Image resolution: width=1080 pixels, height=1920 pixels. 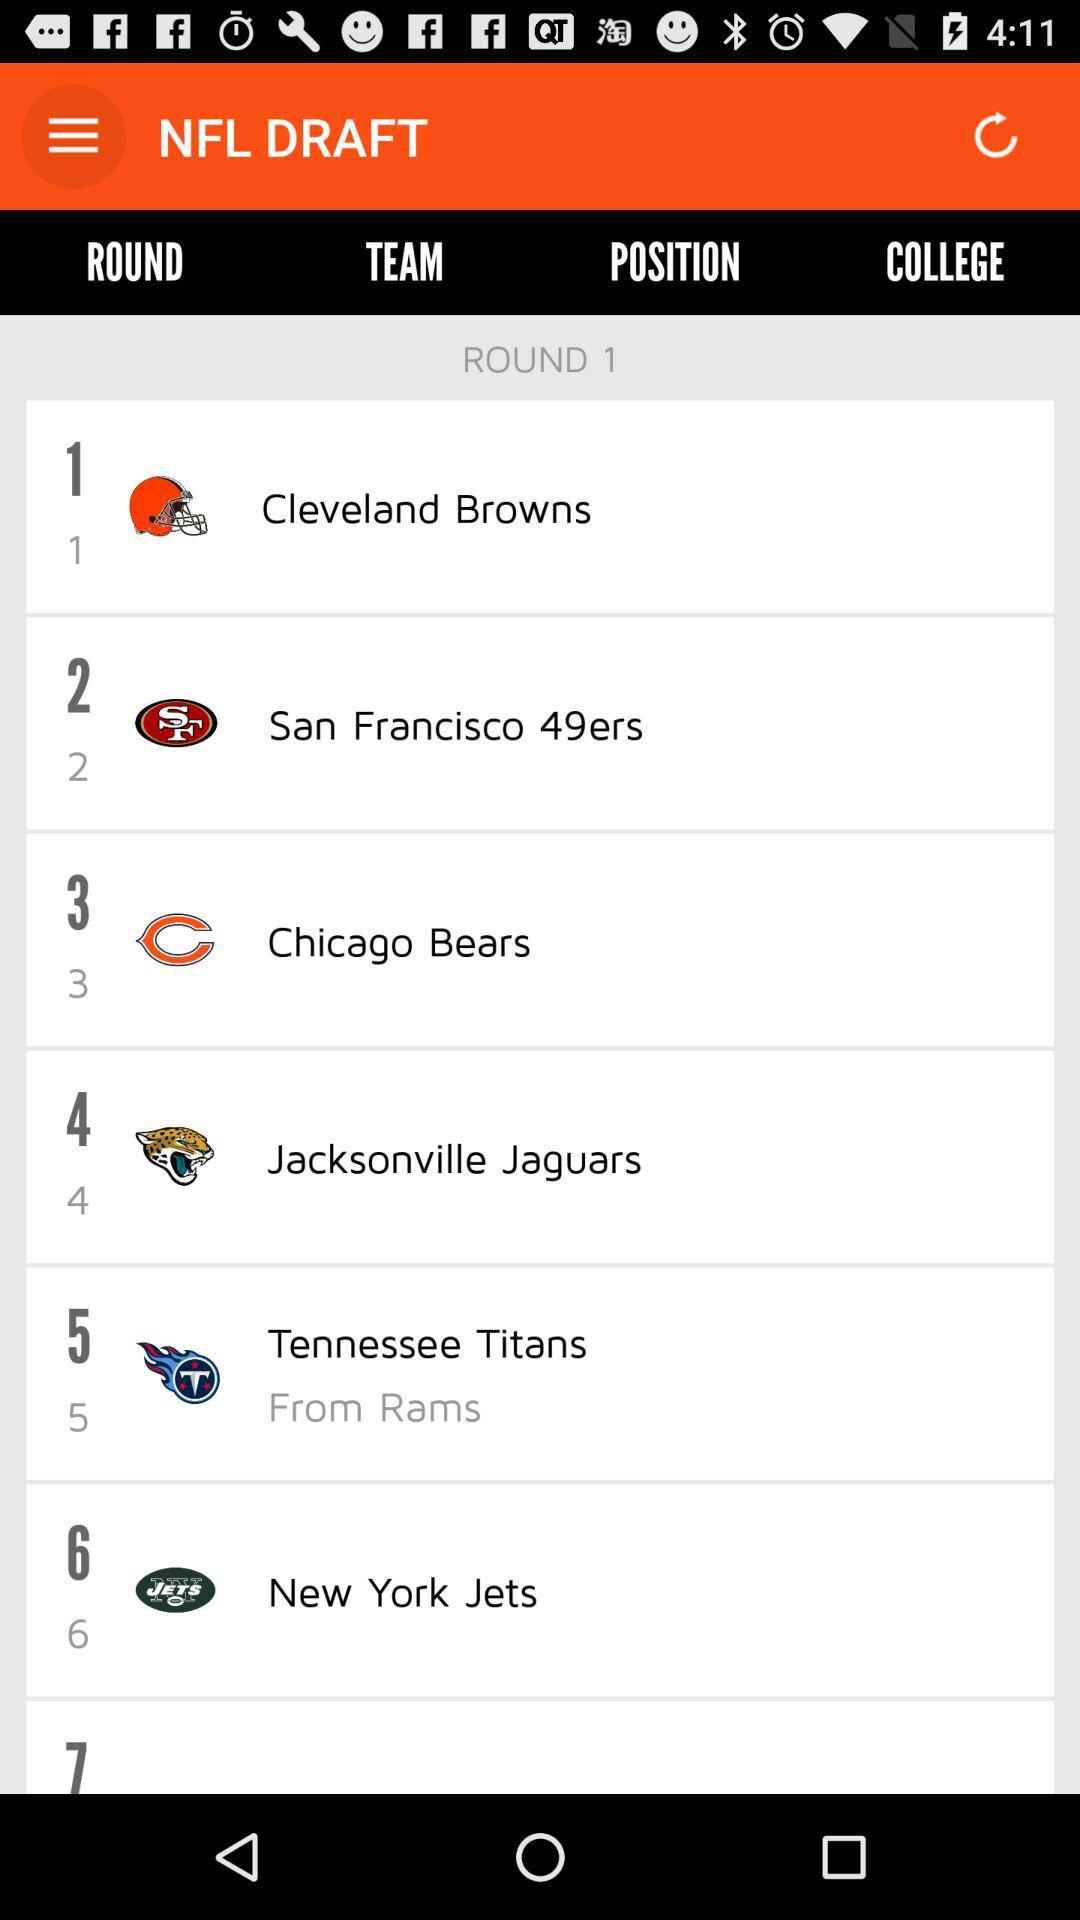 What do you see at coordinates (466, 1788) in the screenshot?
I see `los angeles chargers item` at bounding box center [466, 1788].